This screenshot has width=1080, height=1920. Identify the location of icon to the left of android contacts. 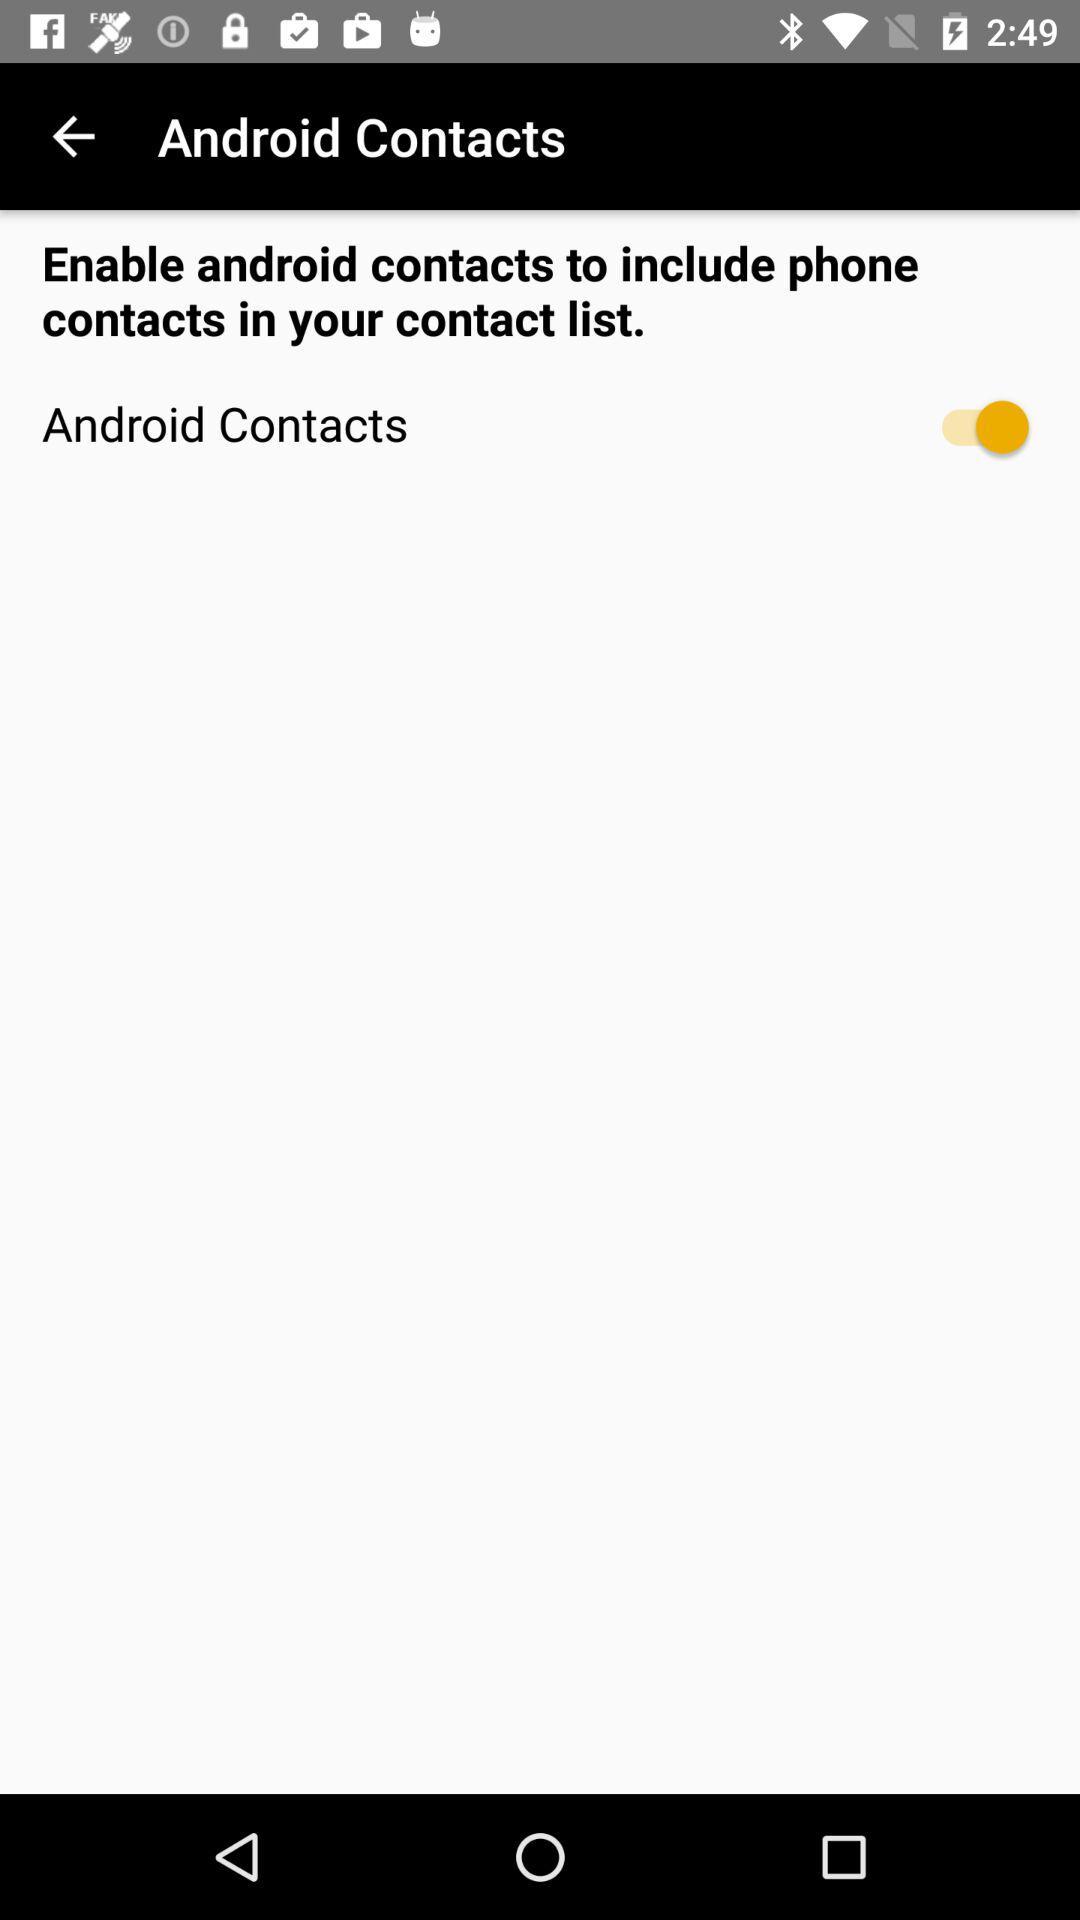
(72, 135).